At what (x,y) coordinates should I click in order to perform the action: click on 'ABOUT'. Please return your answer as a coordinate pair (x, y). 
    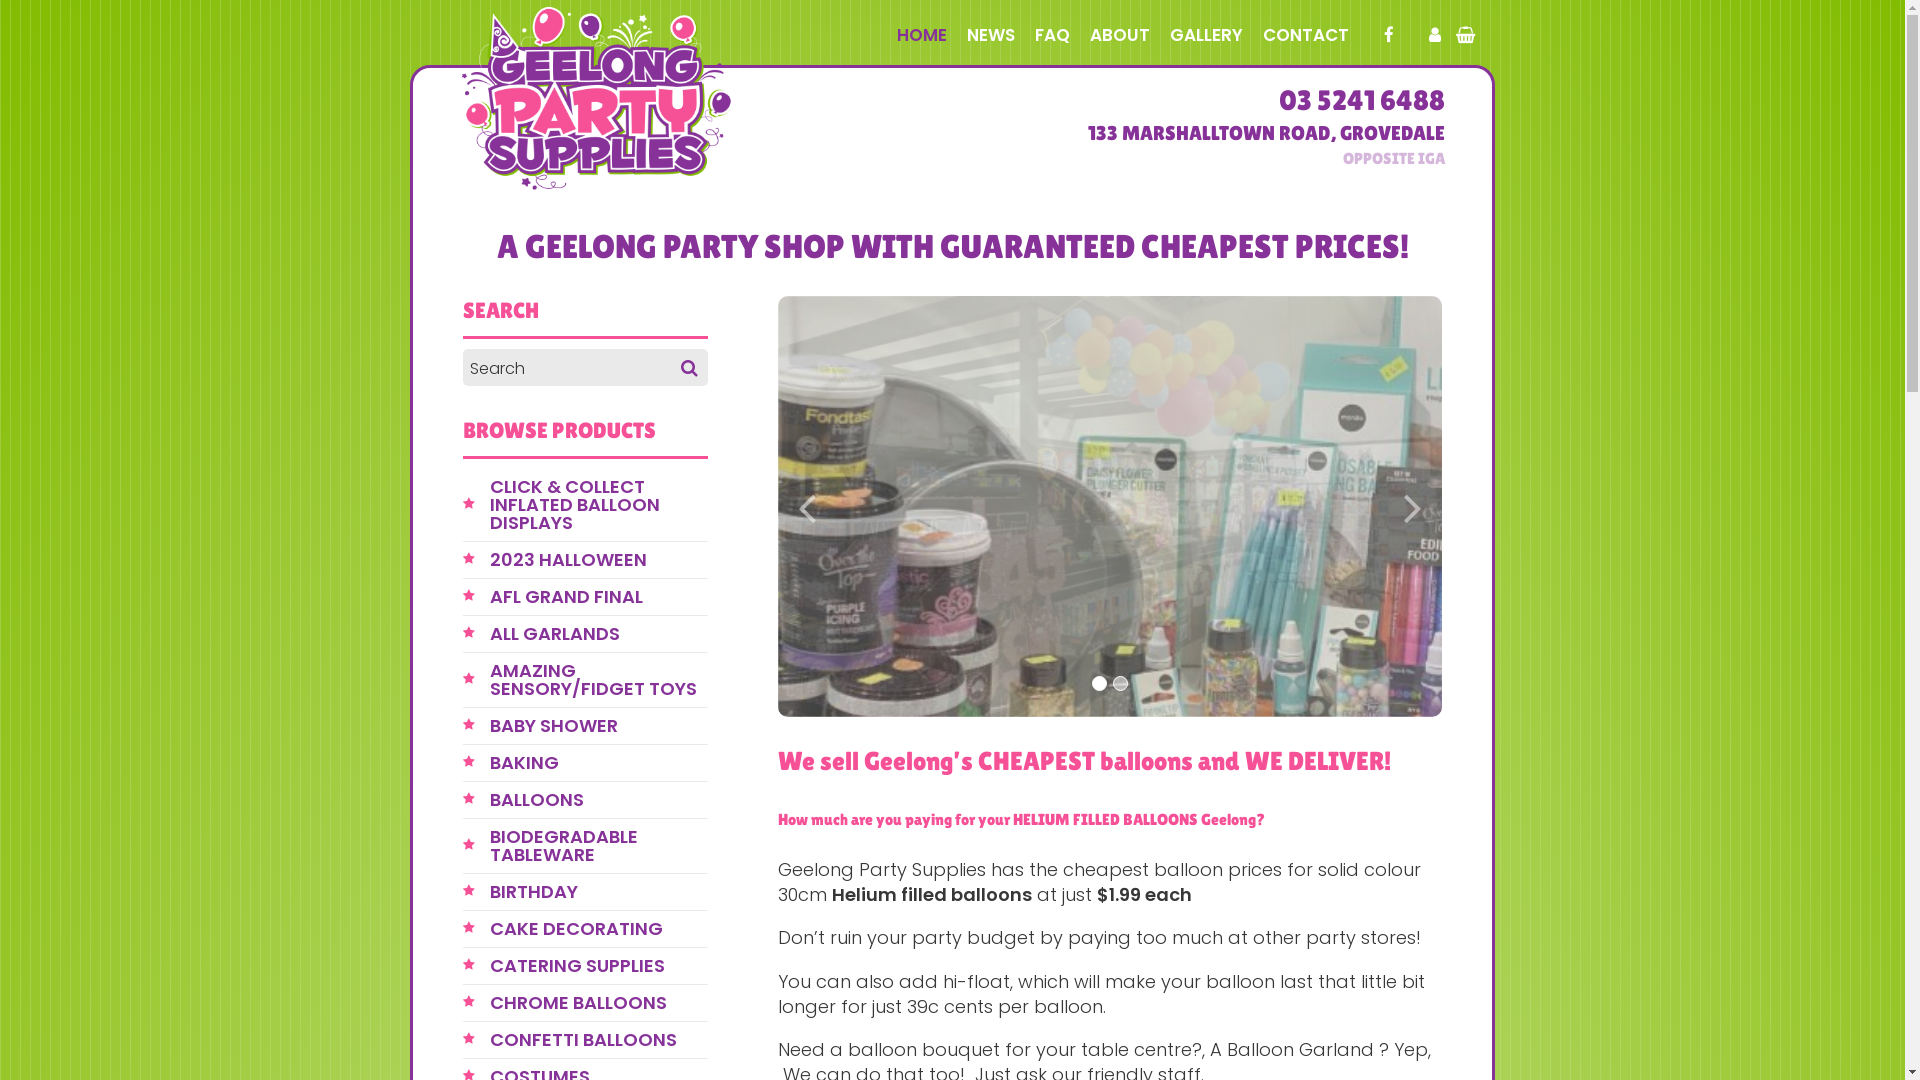
    Looking at the image, I should click on (1118, 34).